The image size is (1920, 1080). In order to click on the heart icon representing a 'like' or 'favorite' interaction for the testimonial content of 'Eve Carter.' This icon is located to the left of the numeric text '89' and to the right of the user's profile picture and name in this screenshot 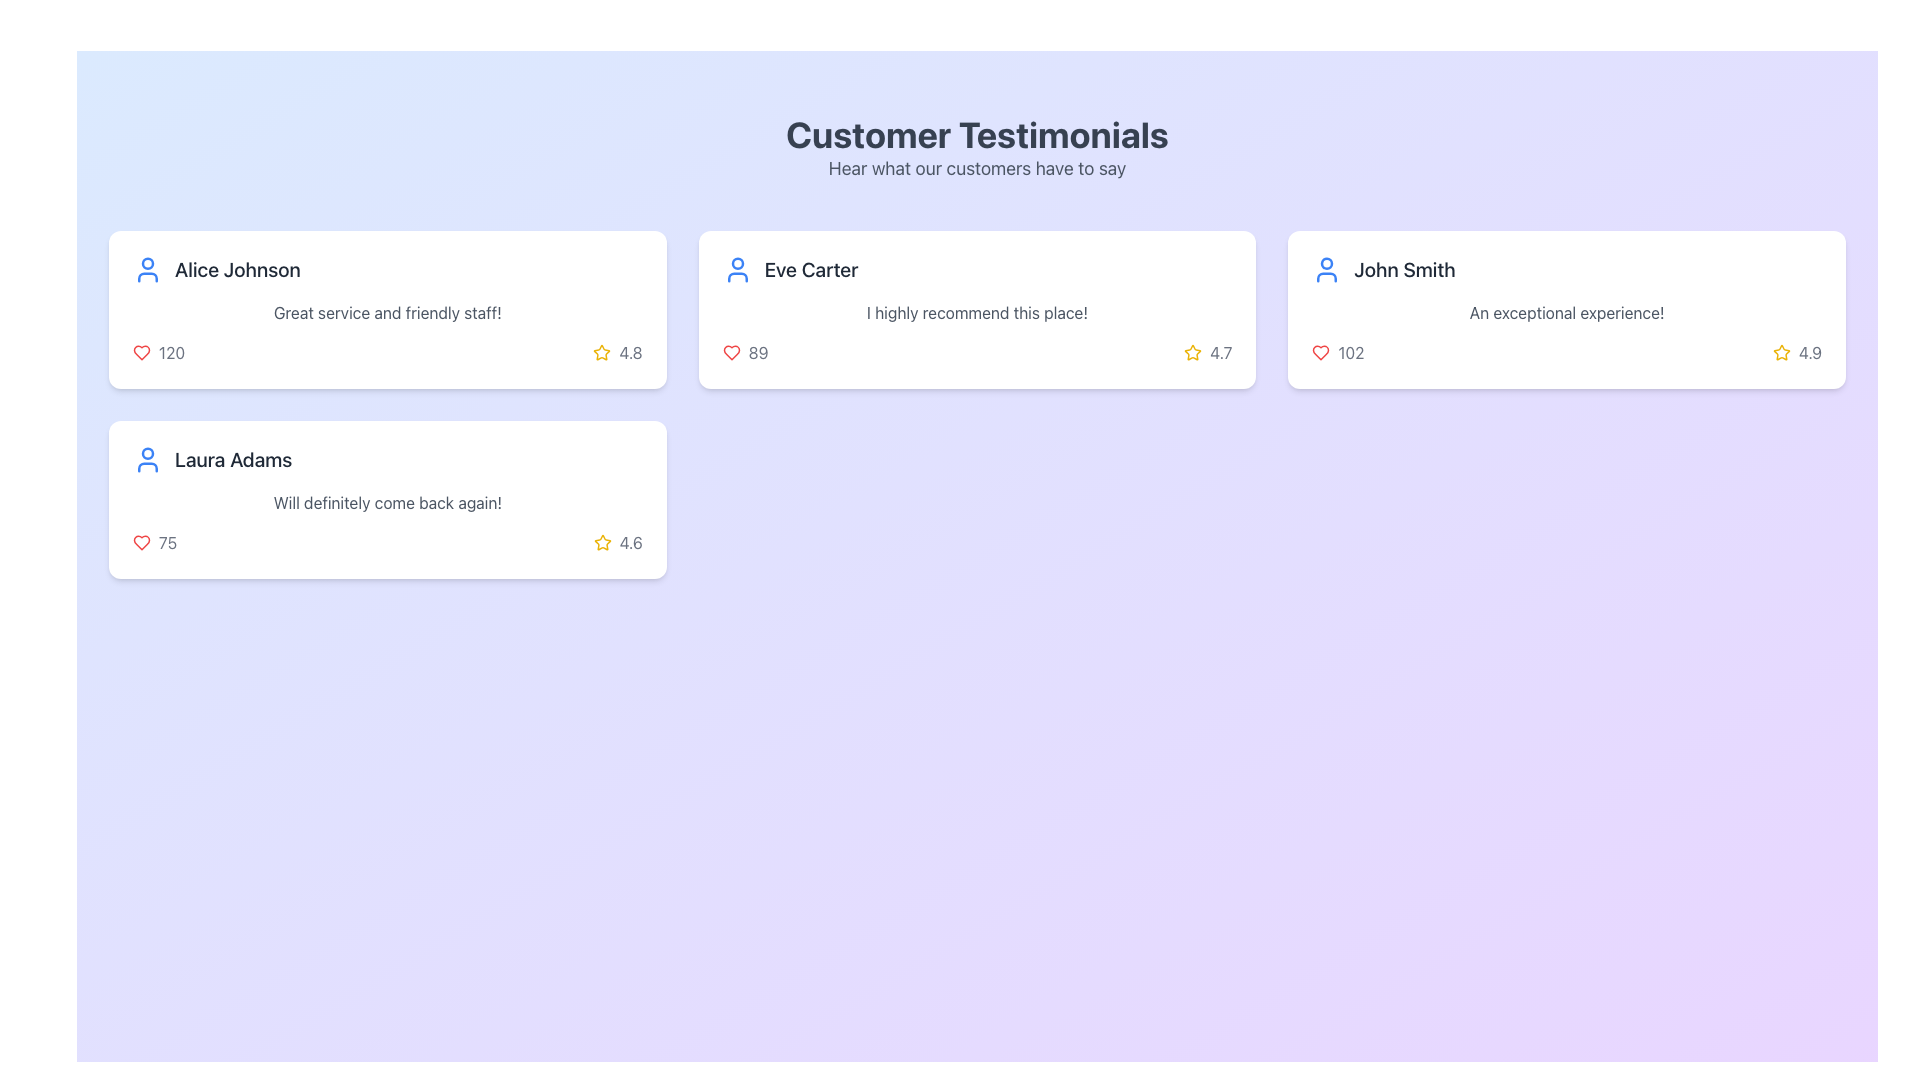, I will do `click(730, 352)`.